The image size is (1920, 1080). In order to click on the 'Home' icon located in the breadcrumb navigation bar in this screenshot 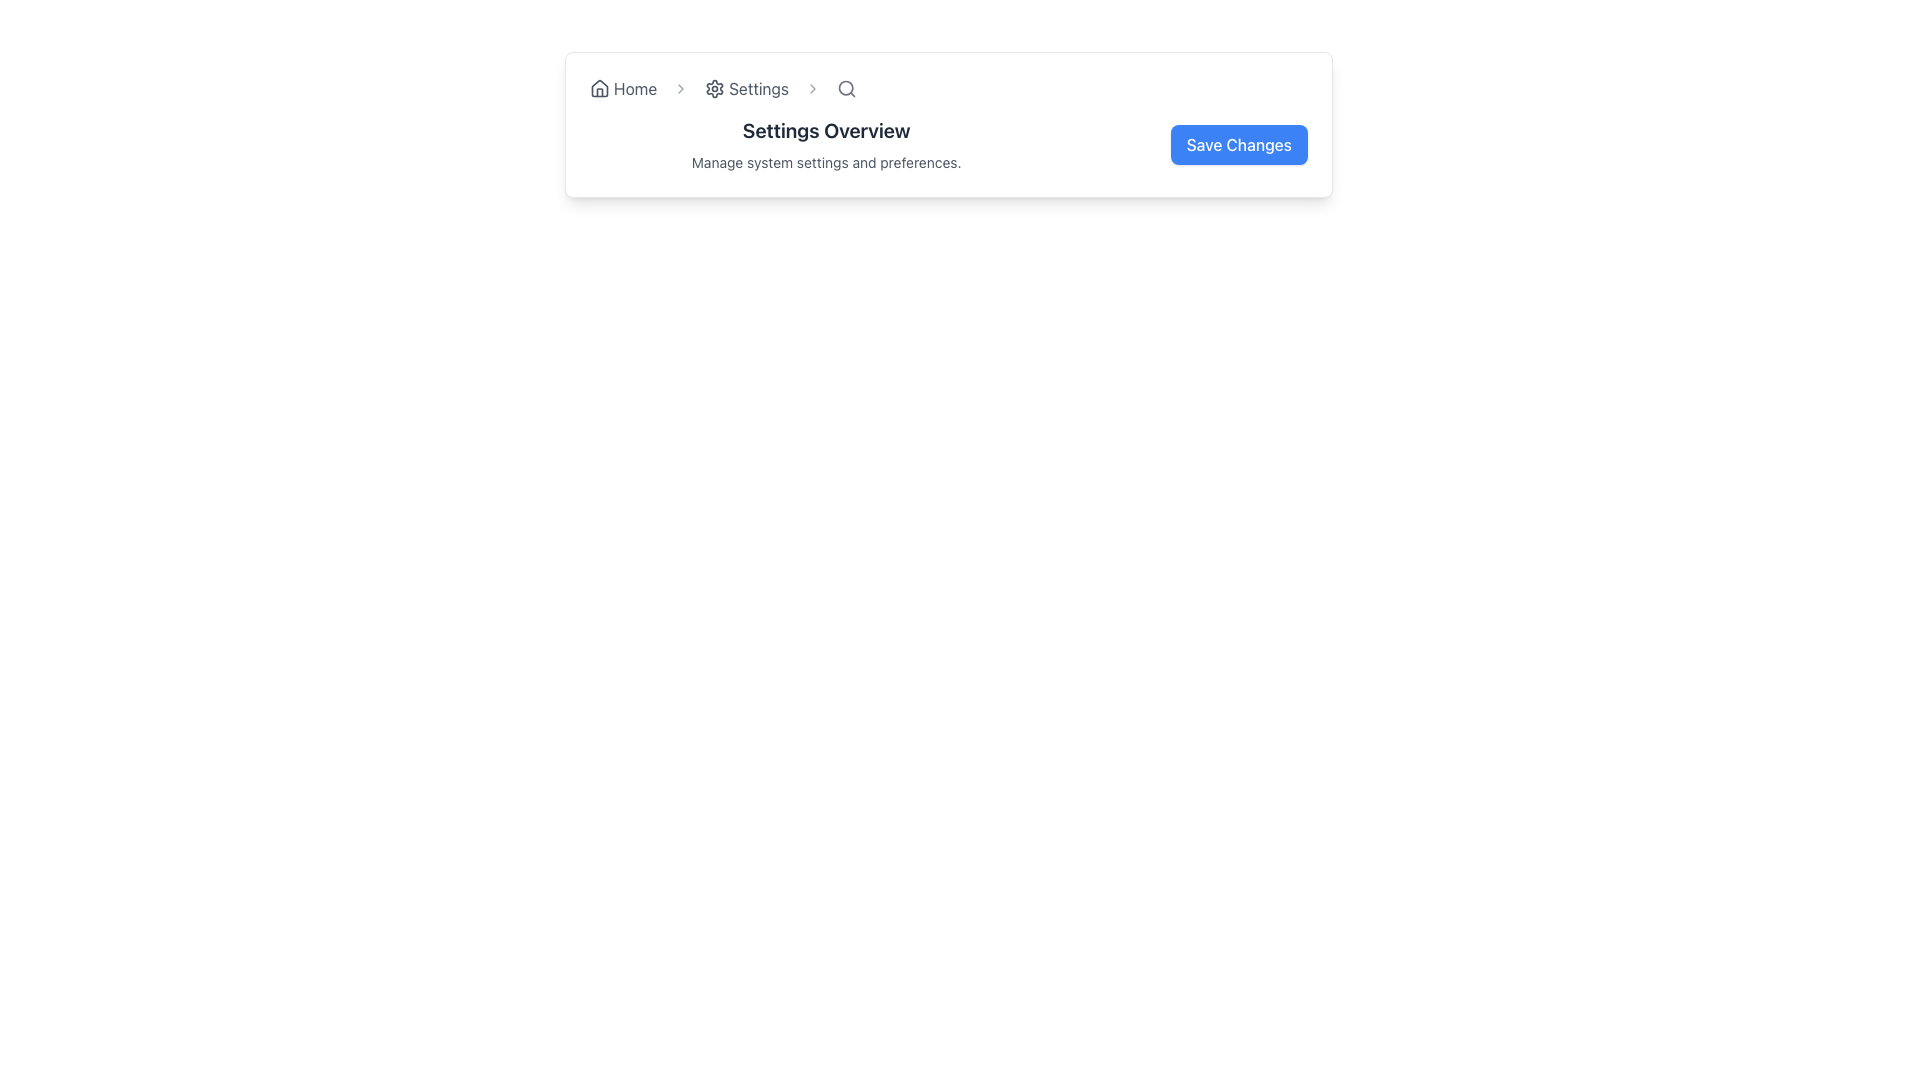, I will do `click(599, 87)`.